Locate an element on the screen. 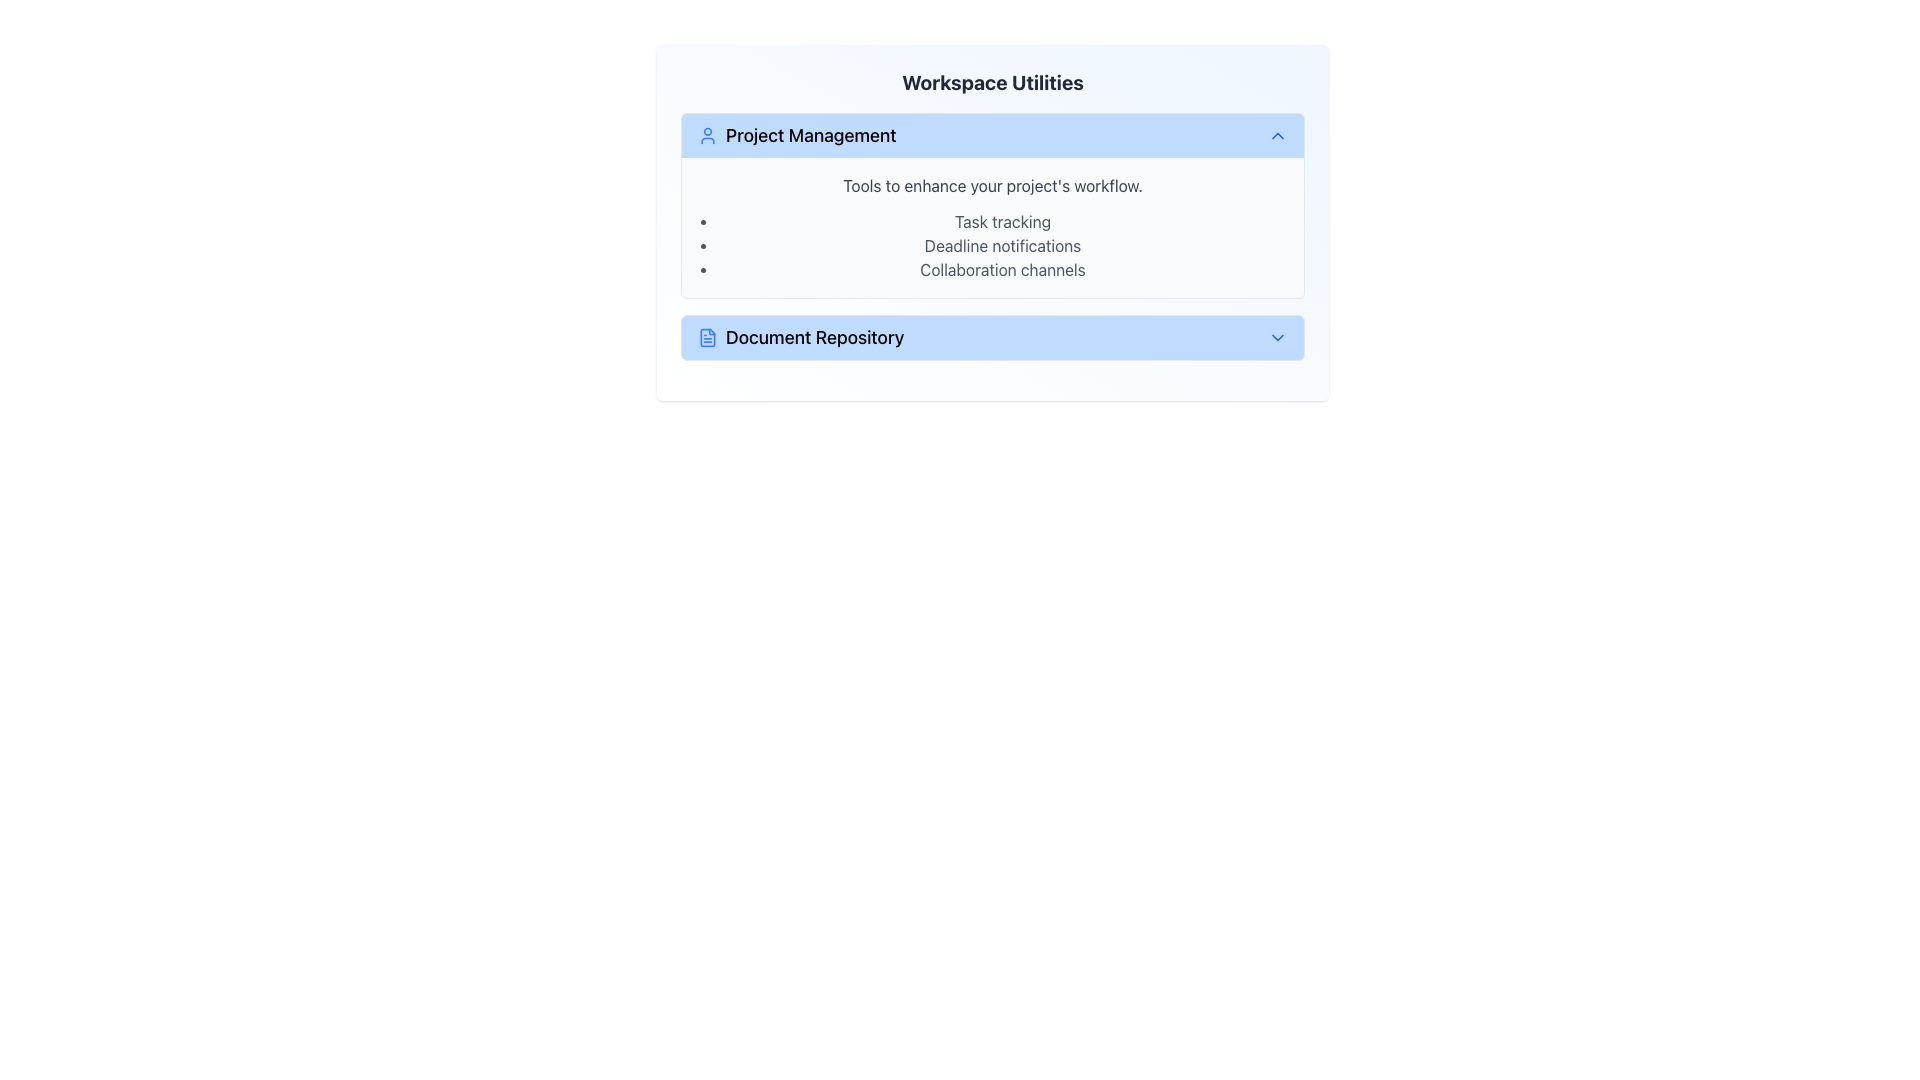 The height and width of the screenshot is (1080, 1920). the downward-pointing chevron icon at the rightmost end of the 'Document Repository' row to observe potential hover effects is located at coordinates (1276, 337).